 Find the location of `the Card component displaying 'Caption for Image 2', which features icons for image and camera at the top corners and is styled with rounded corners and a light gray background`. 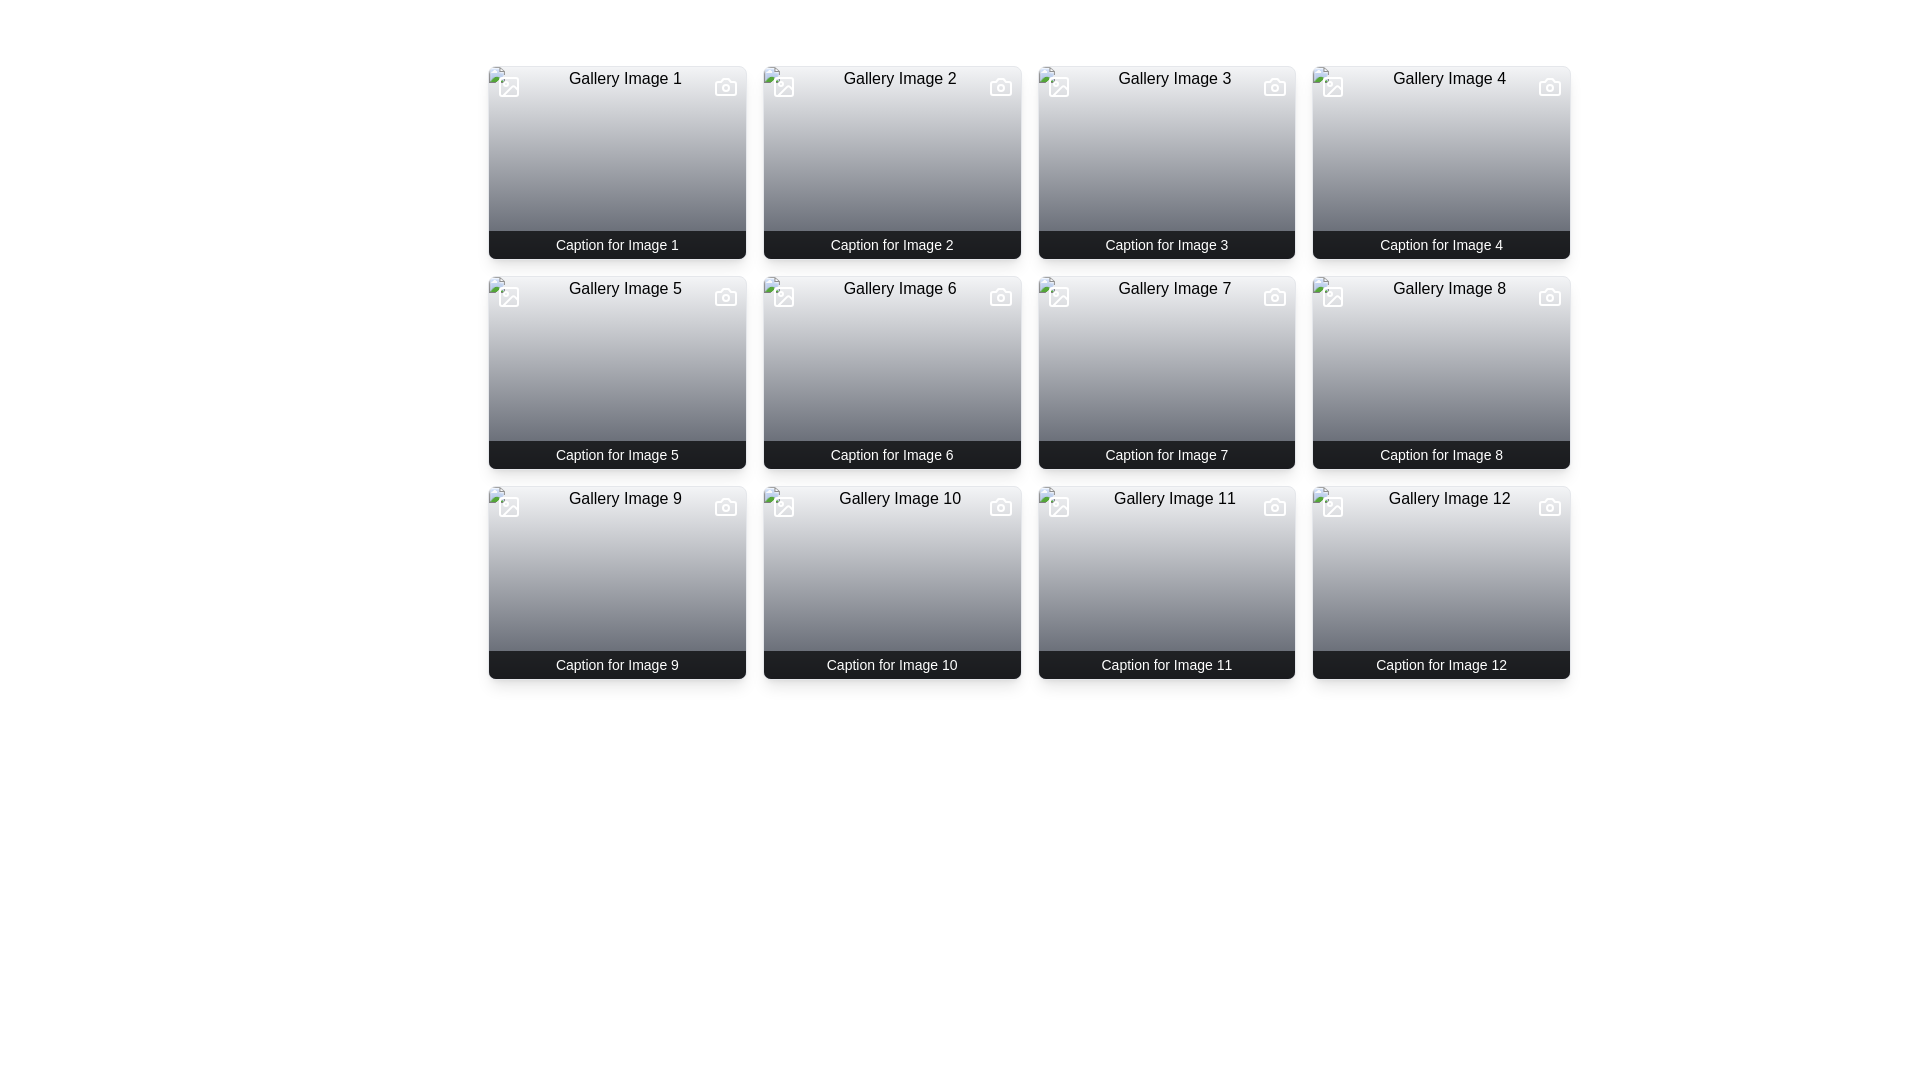

the Card component displaying 'Caption for Image 2', which features icons for image and camera at the top corners and is styled with rounded corners and a light gray background is located at coordinates (891, 161).